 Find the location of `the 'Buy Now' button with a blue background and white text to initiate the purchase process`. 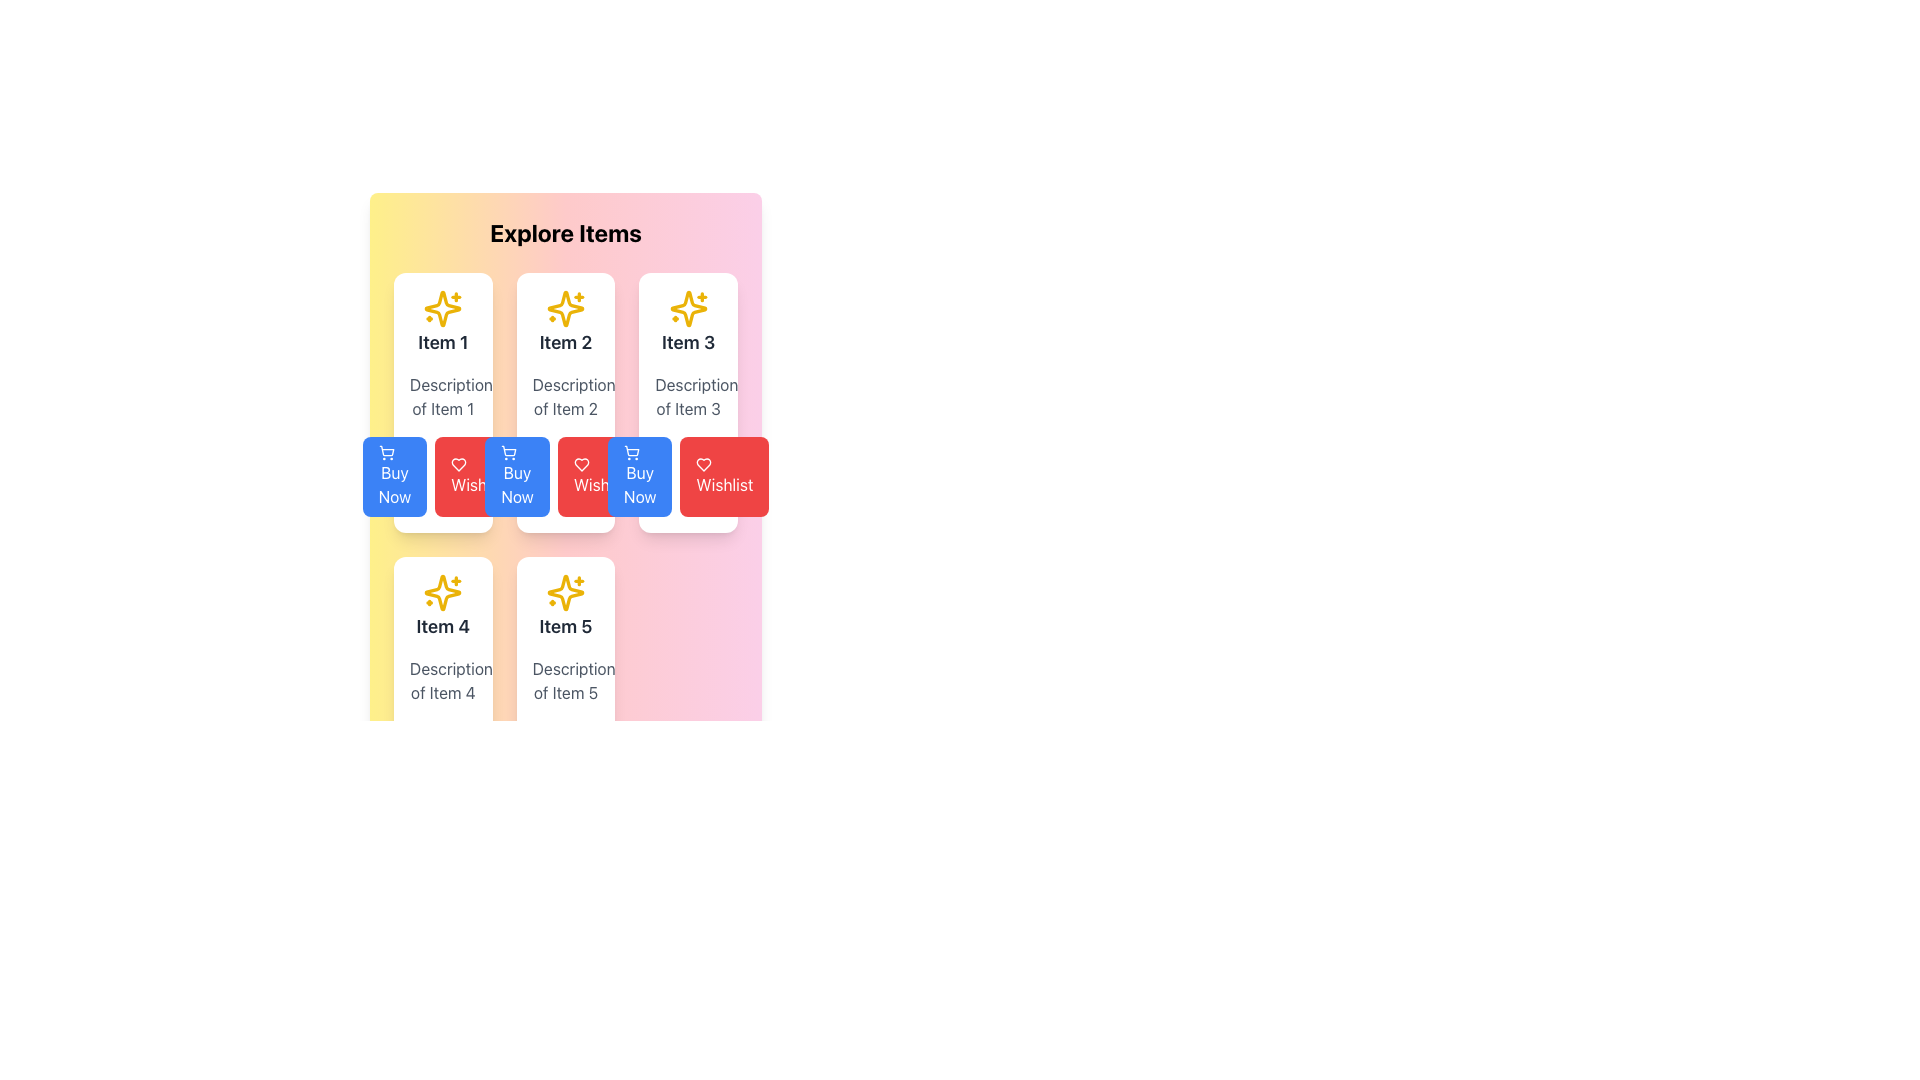

the 'Buy Now' button with a blue background and white text to initiate the purchase process is located at coordinates (640, 477).